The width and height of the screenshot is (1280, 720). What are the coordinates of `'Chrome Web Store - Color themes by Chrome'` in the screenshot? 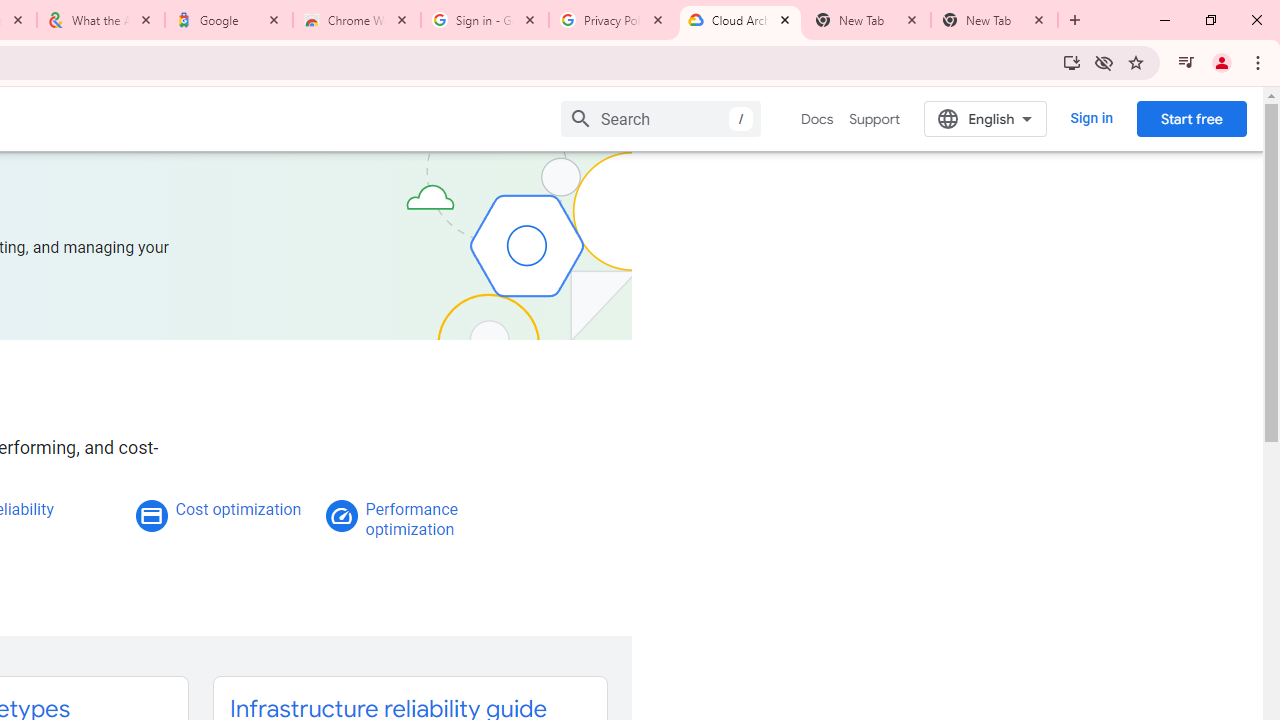 It's located at (357, 20).